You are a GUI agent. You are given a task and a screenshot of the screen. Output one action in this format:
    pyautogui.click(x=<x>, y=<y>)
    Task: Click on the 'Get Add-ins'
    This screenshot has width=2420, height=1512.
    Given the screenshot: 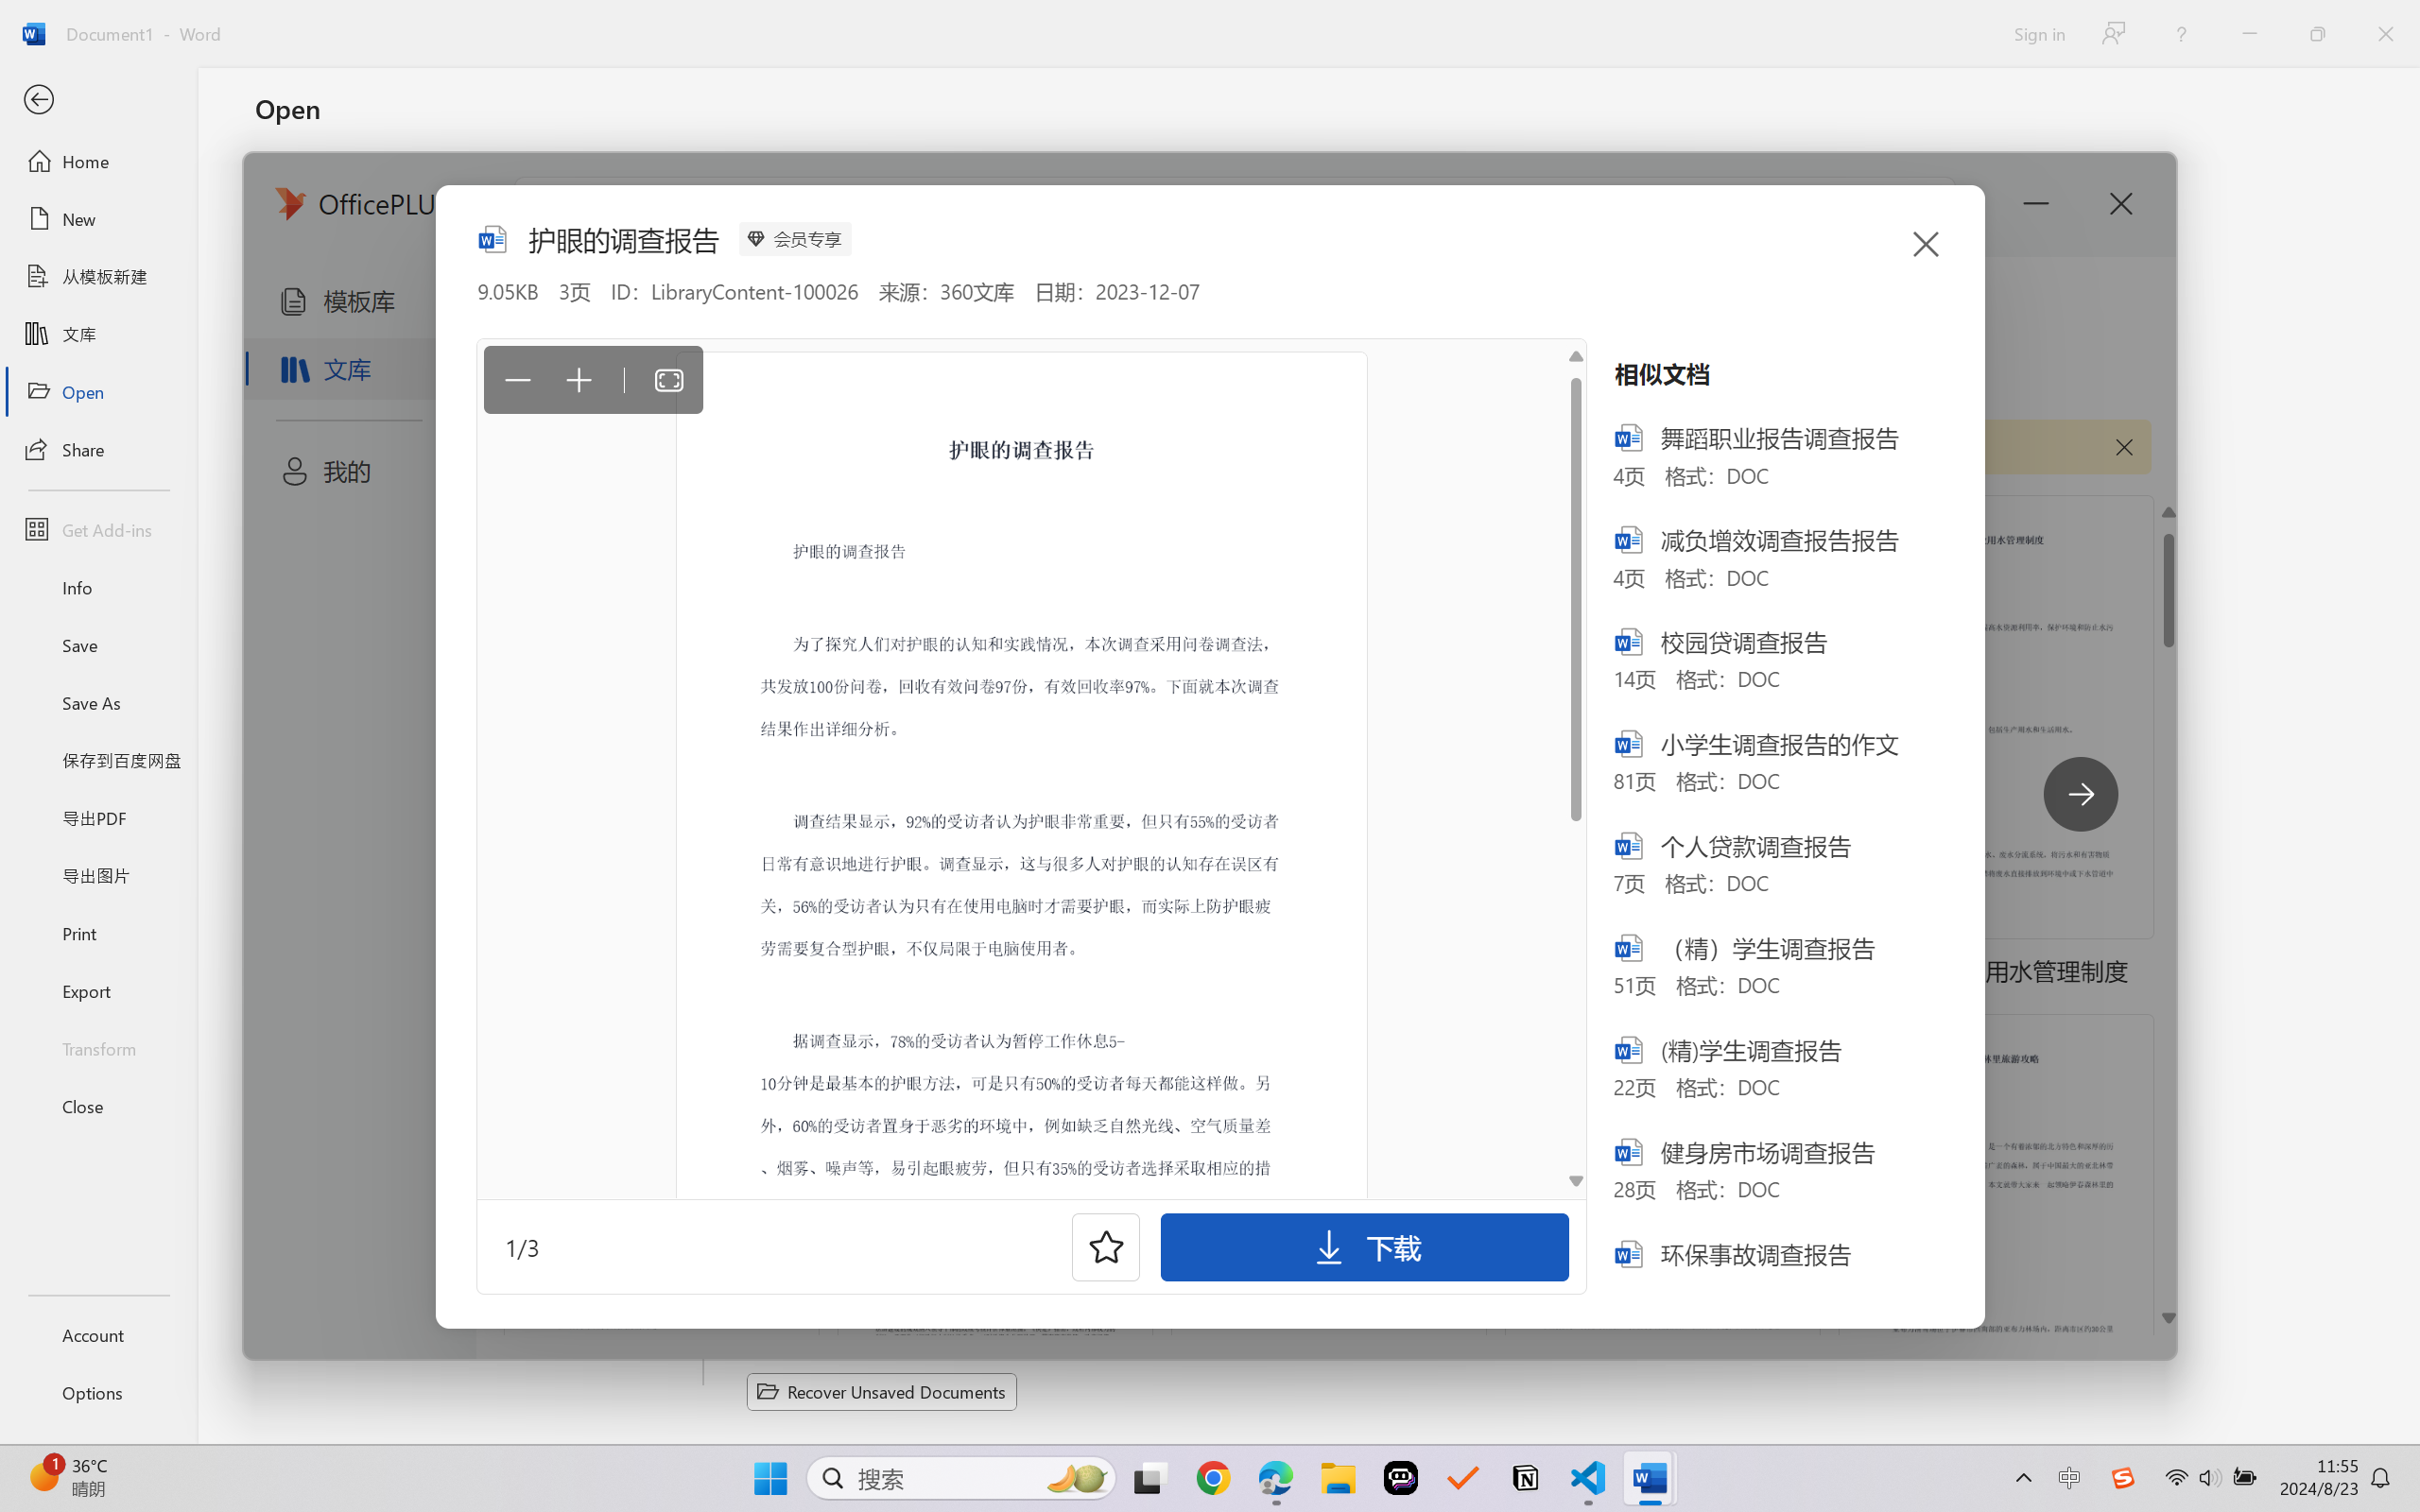 What is the action you would take?
    pyautogui.click(x=97, y=528)
    